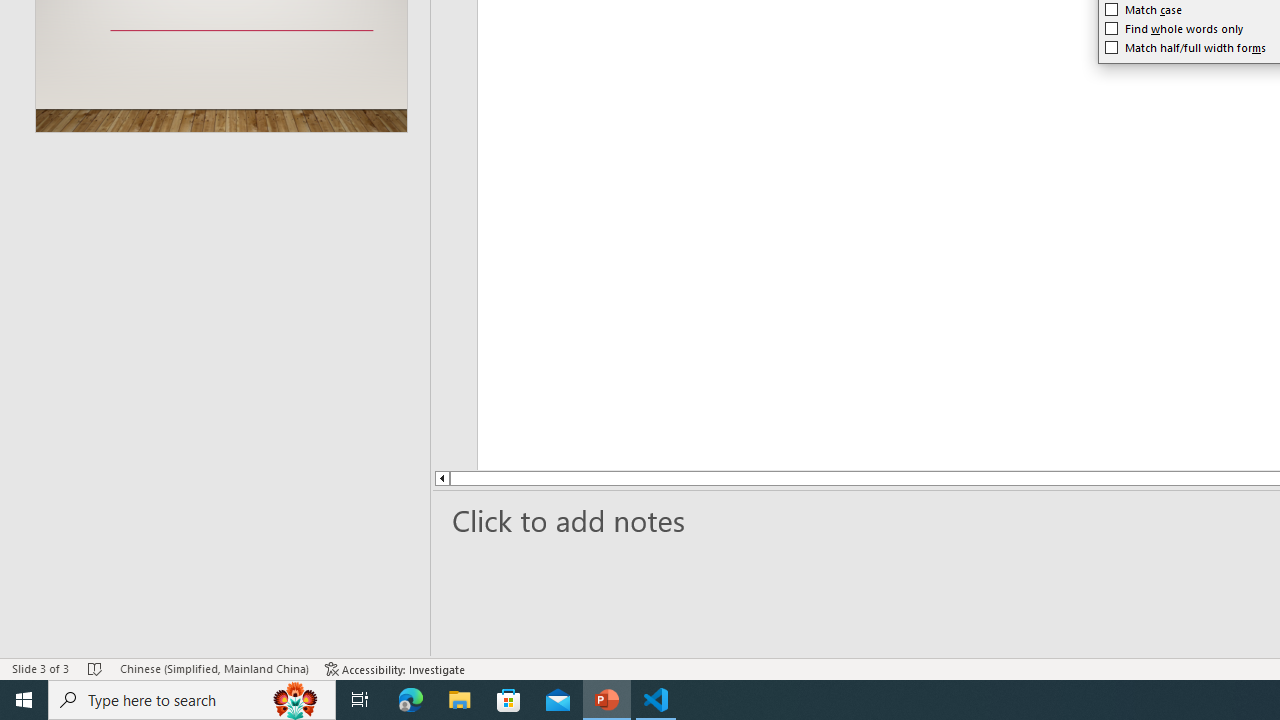 The image size is (1280, 720). I want to click on 'Spell Check No Errors', so click(95, 669).